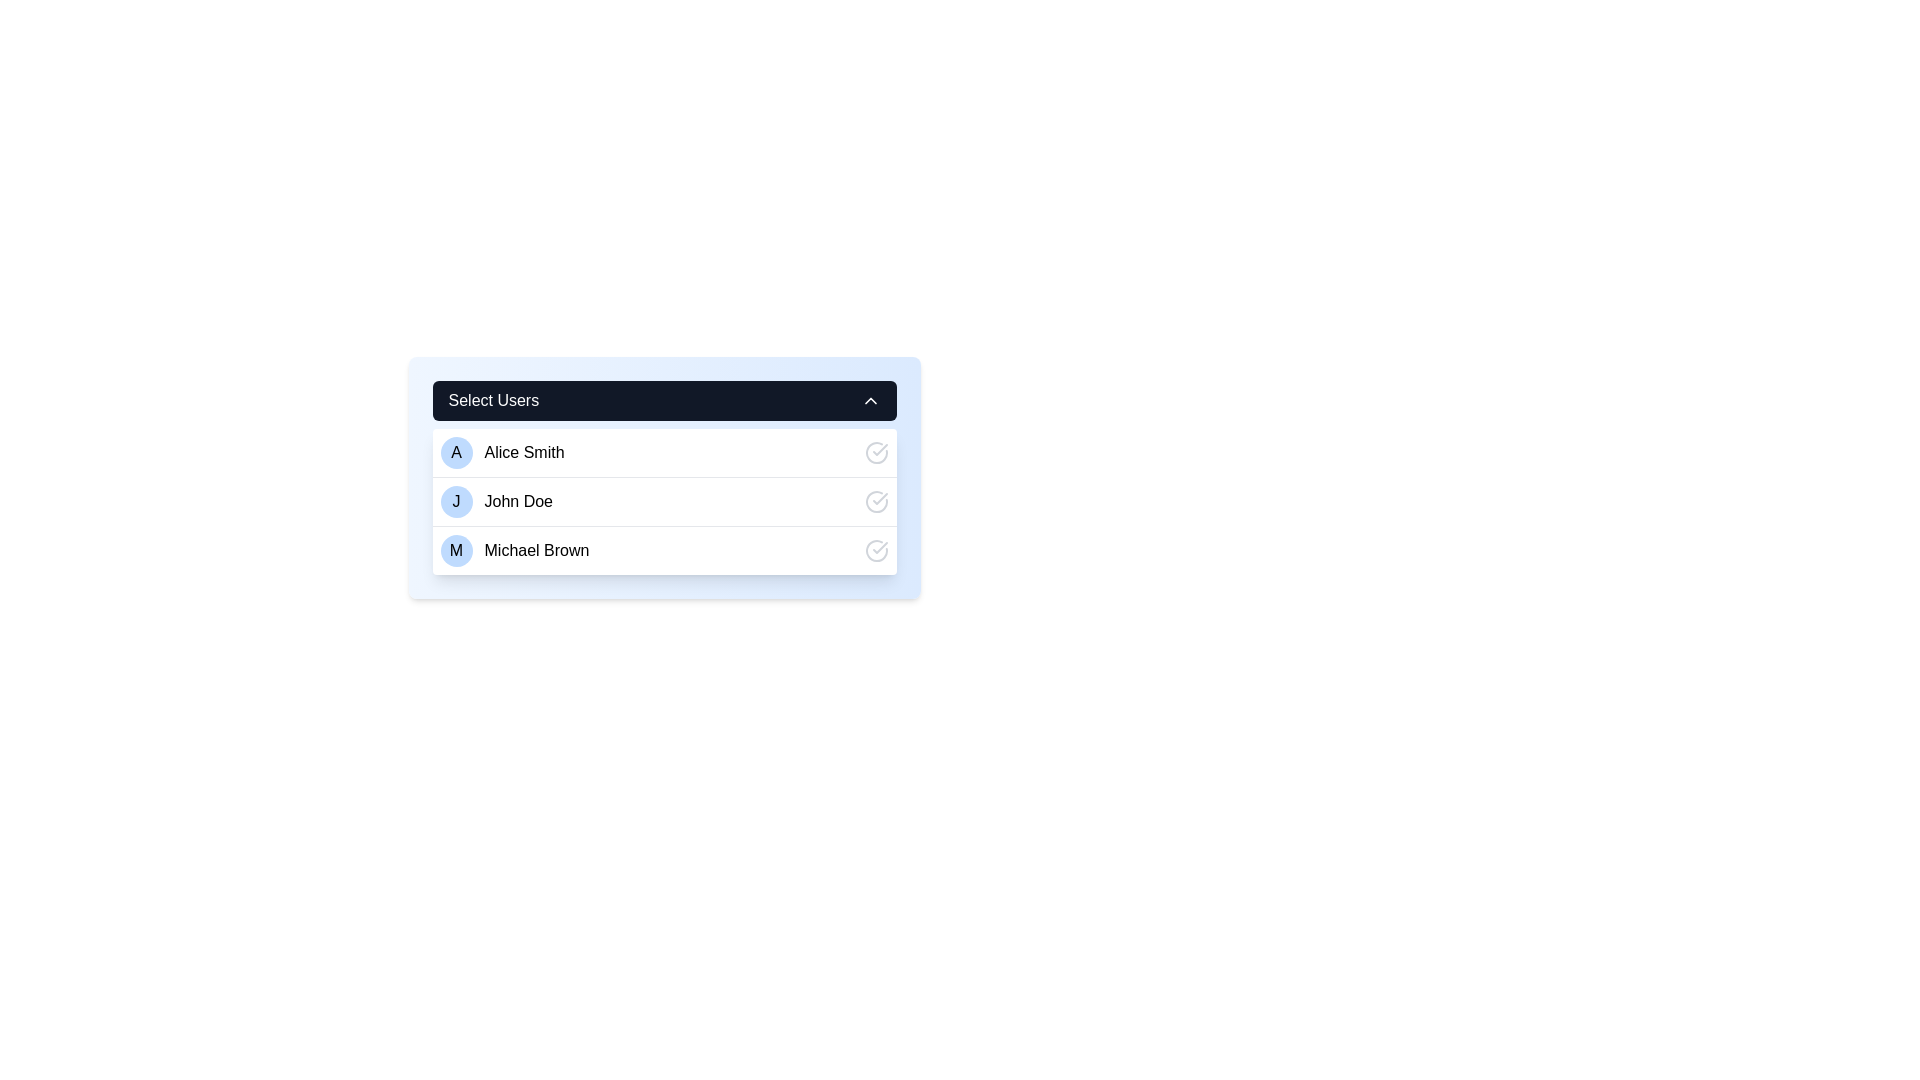 The width and height of the screenshot is (1920, 1080). Describe the element at coordinates (870, 401) in the screenshot. I see `the upwards-pointing chevron icon on the right side of the 'Select Users' dark blue bar` at that location.